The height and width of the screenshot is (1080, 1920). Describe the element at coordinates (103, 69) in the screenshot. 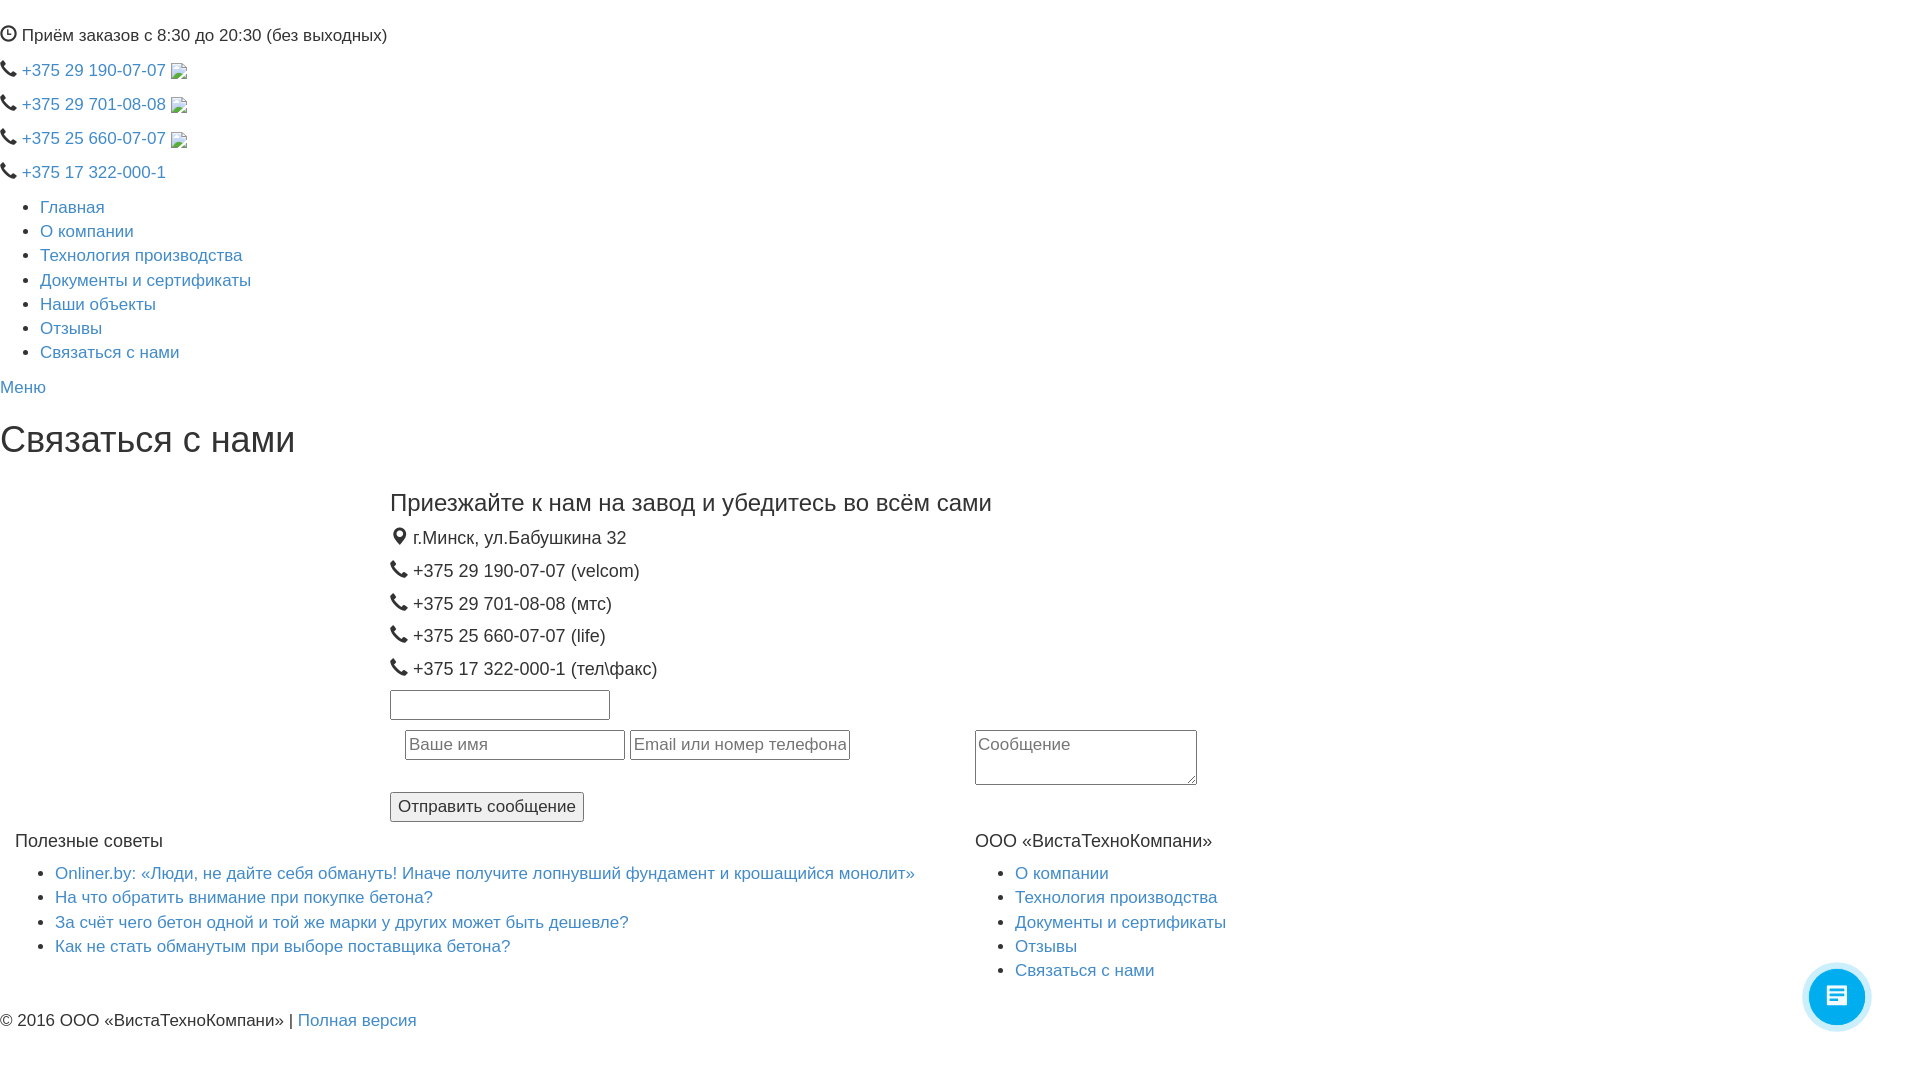

I see `'+375 29 190-07-07'` at that location.